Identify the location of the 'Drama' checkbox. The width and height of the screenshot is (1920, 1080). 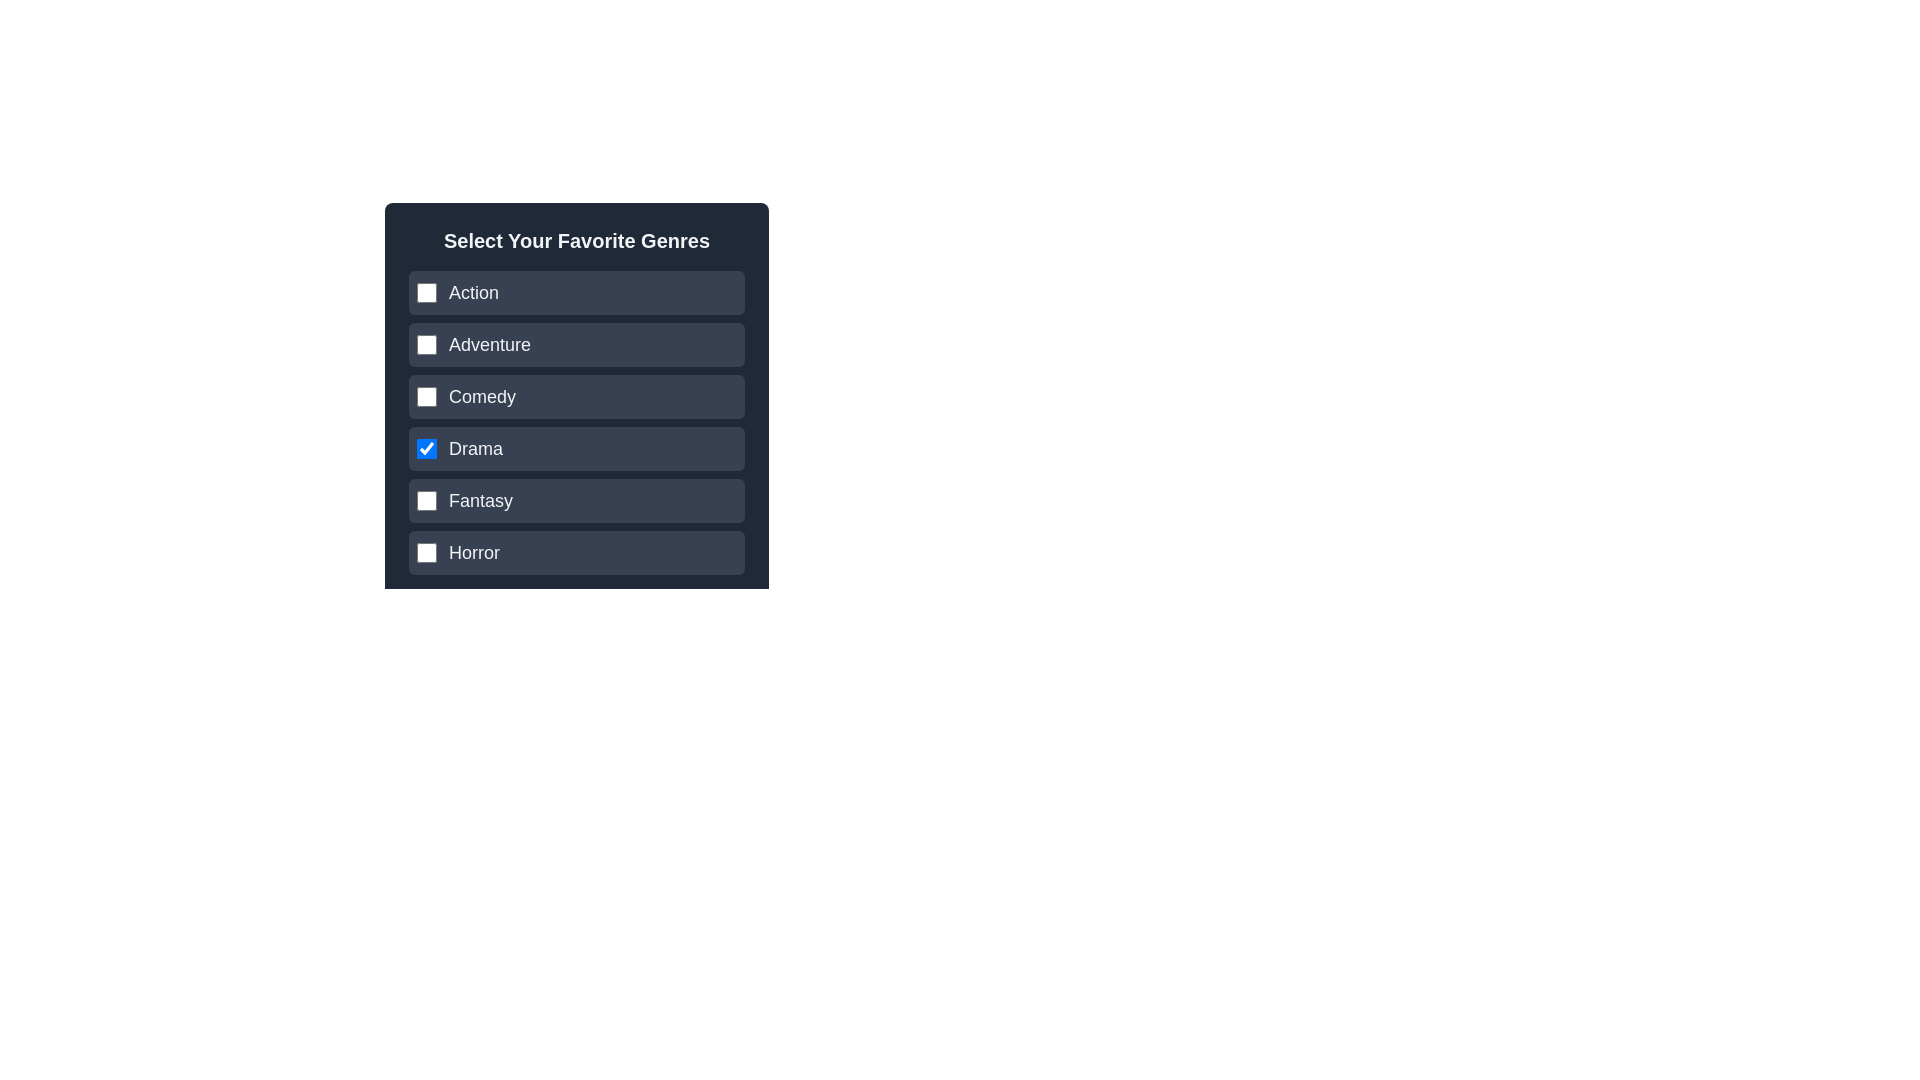
(575, 427).